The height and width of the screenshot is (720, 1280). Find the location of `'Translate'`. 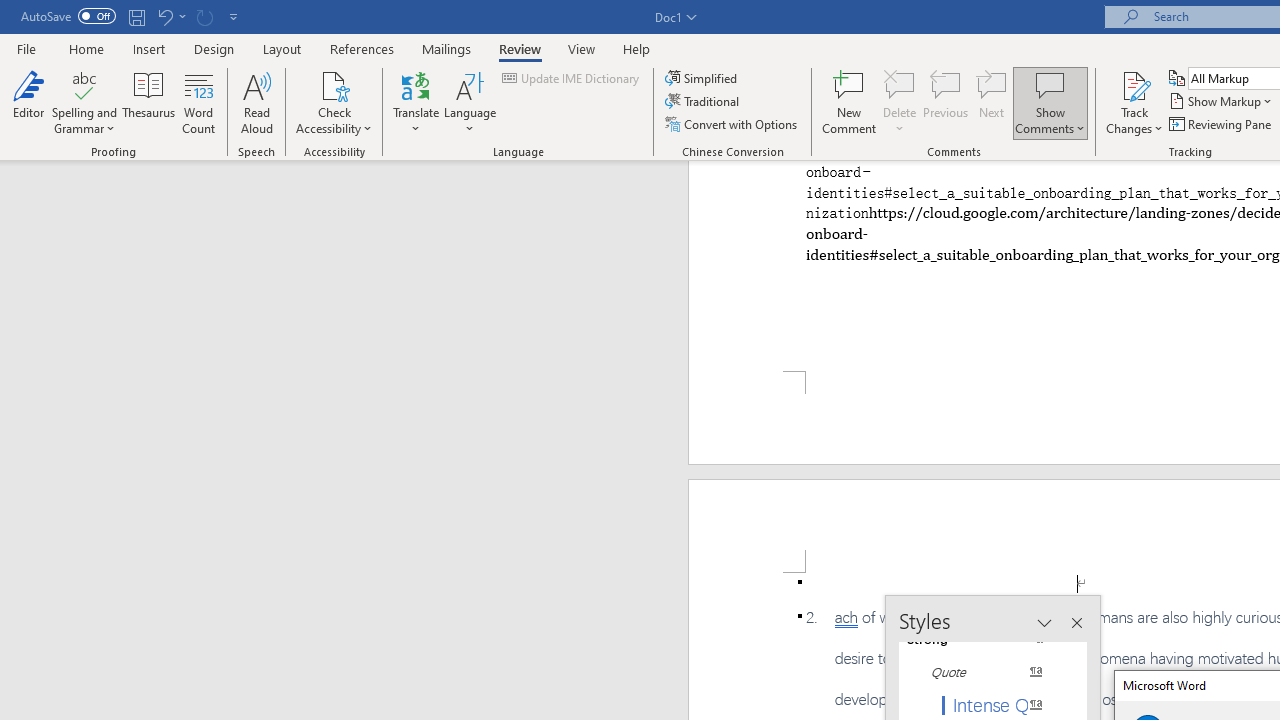

'Translate' is located at coordinates (415, 103).